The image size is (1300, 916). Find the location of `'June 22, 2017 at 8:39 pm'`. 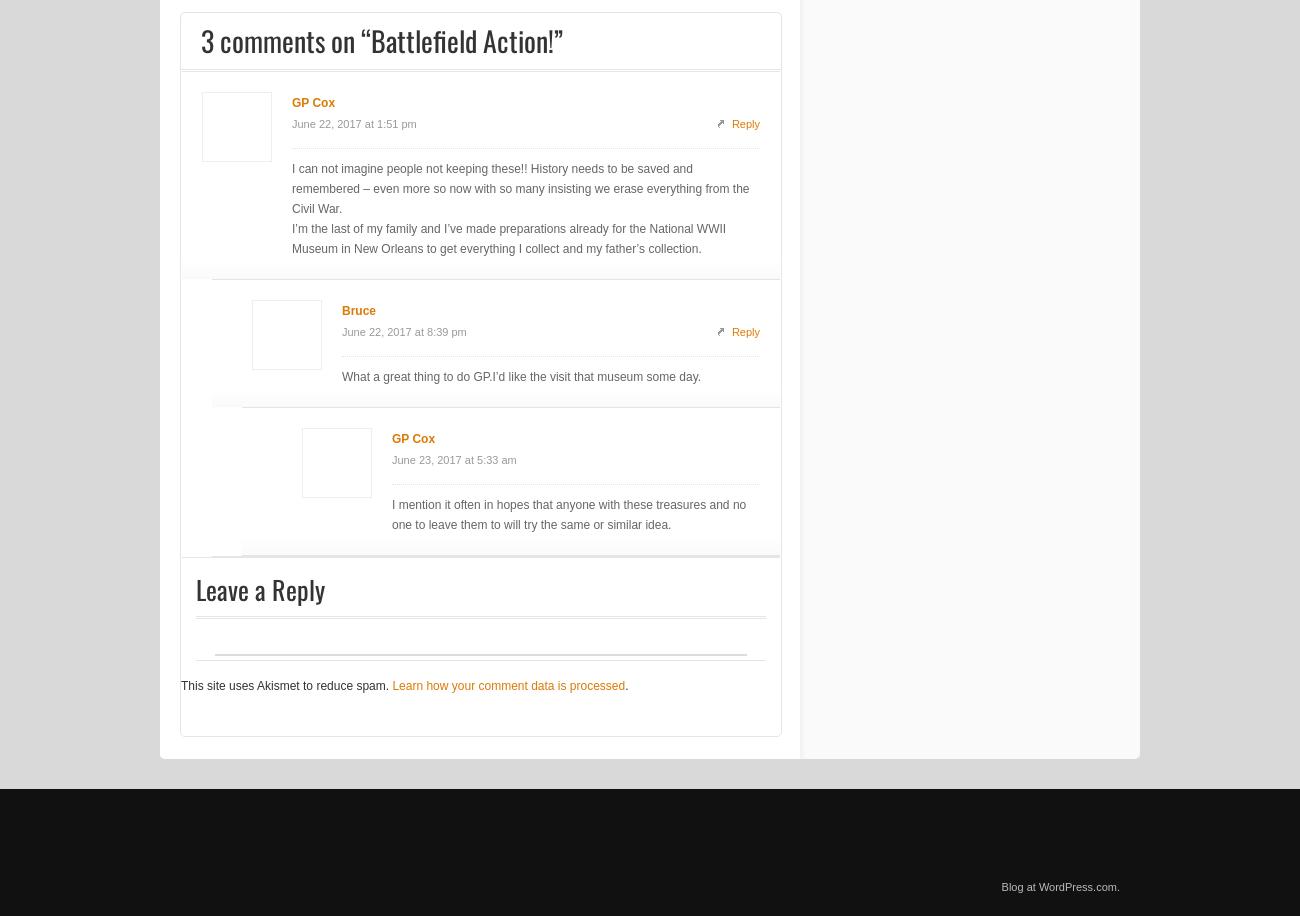

'June 22, 2017 at 8:39 pm' is located at coordinates (404, 330).